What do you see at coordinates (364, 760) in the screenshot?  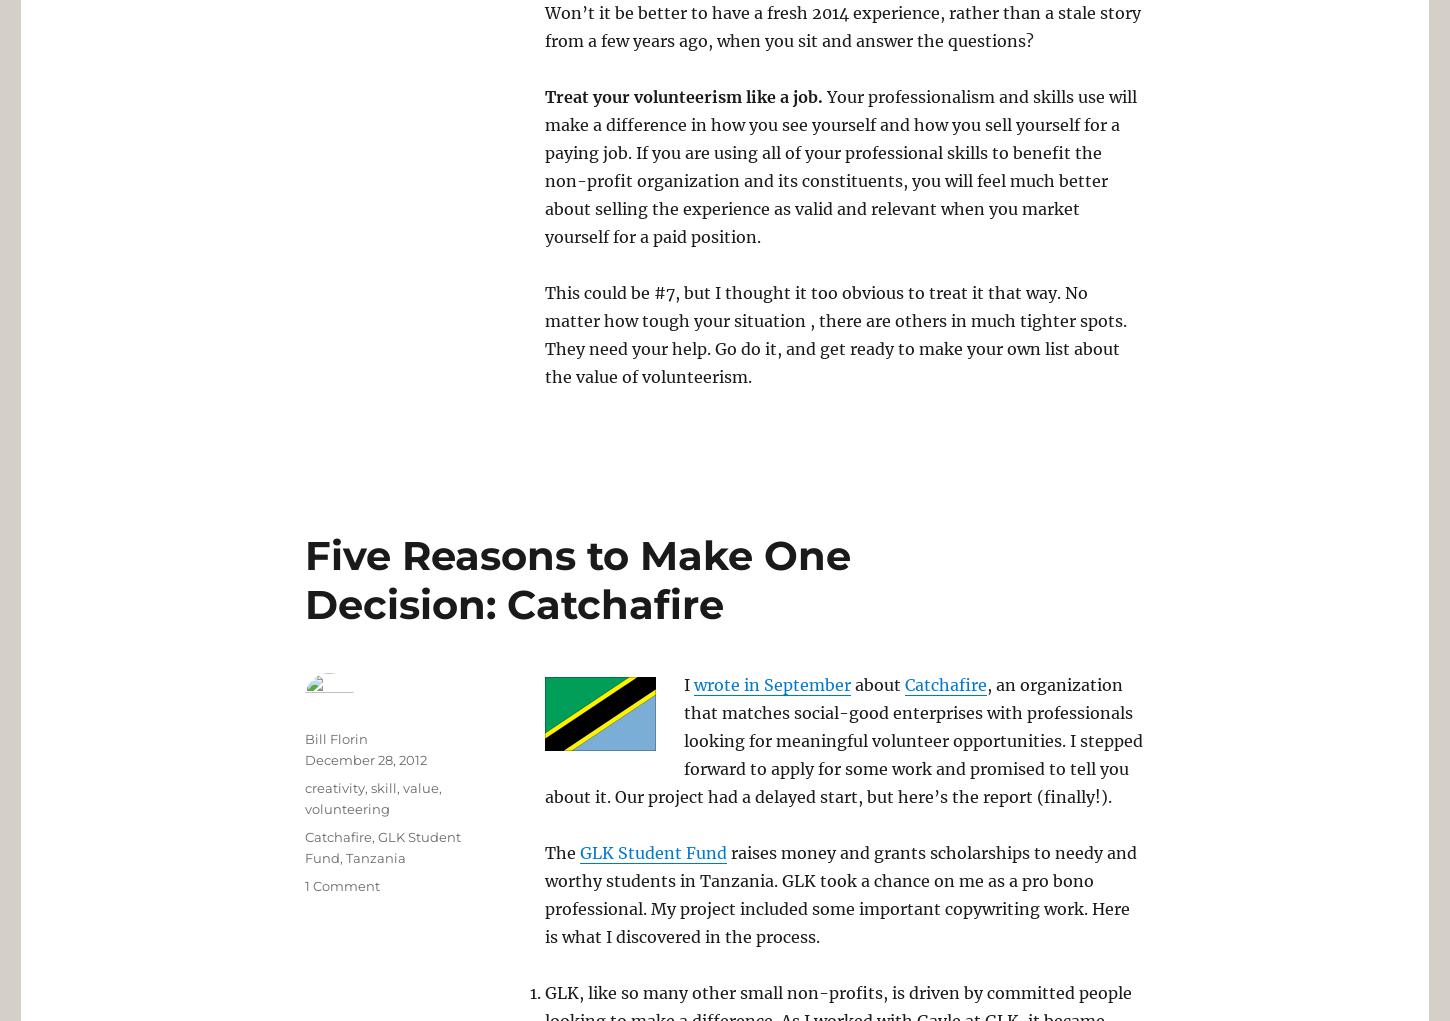 I see `'December 28, 2012'` at bounding box center [364, 760].